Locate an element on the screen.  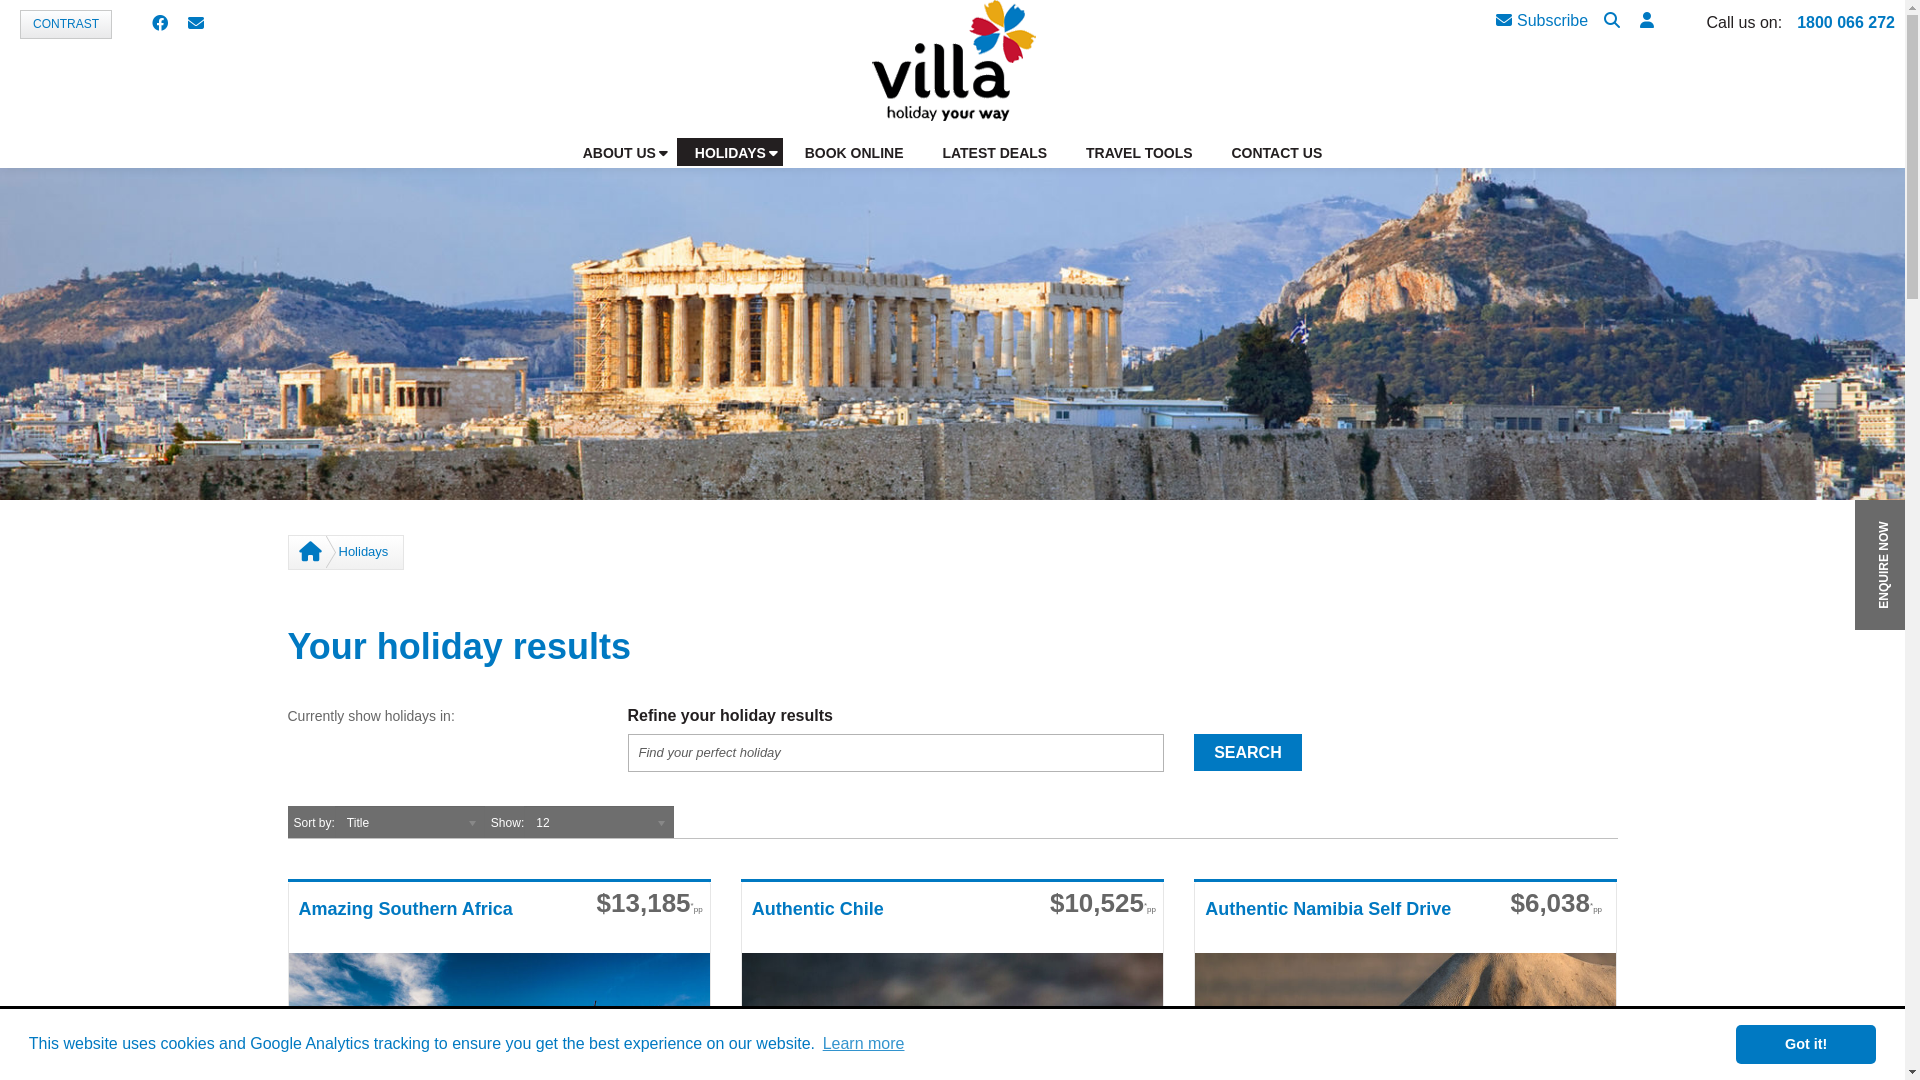
'Learn more' is located at coordinates (863, 1043).